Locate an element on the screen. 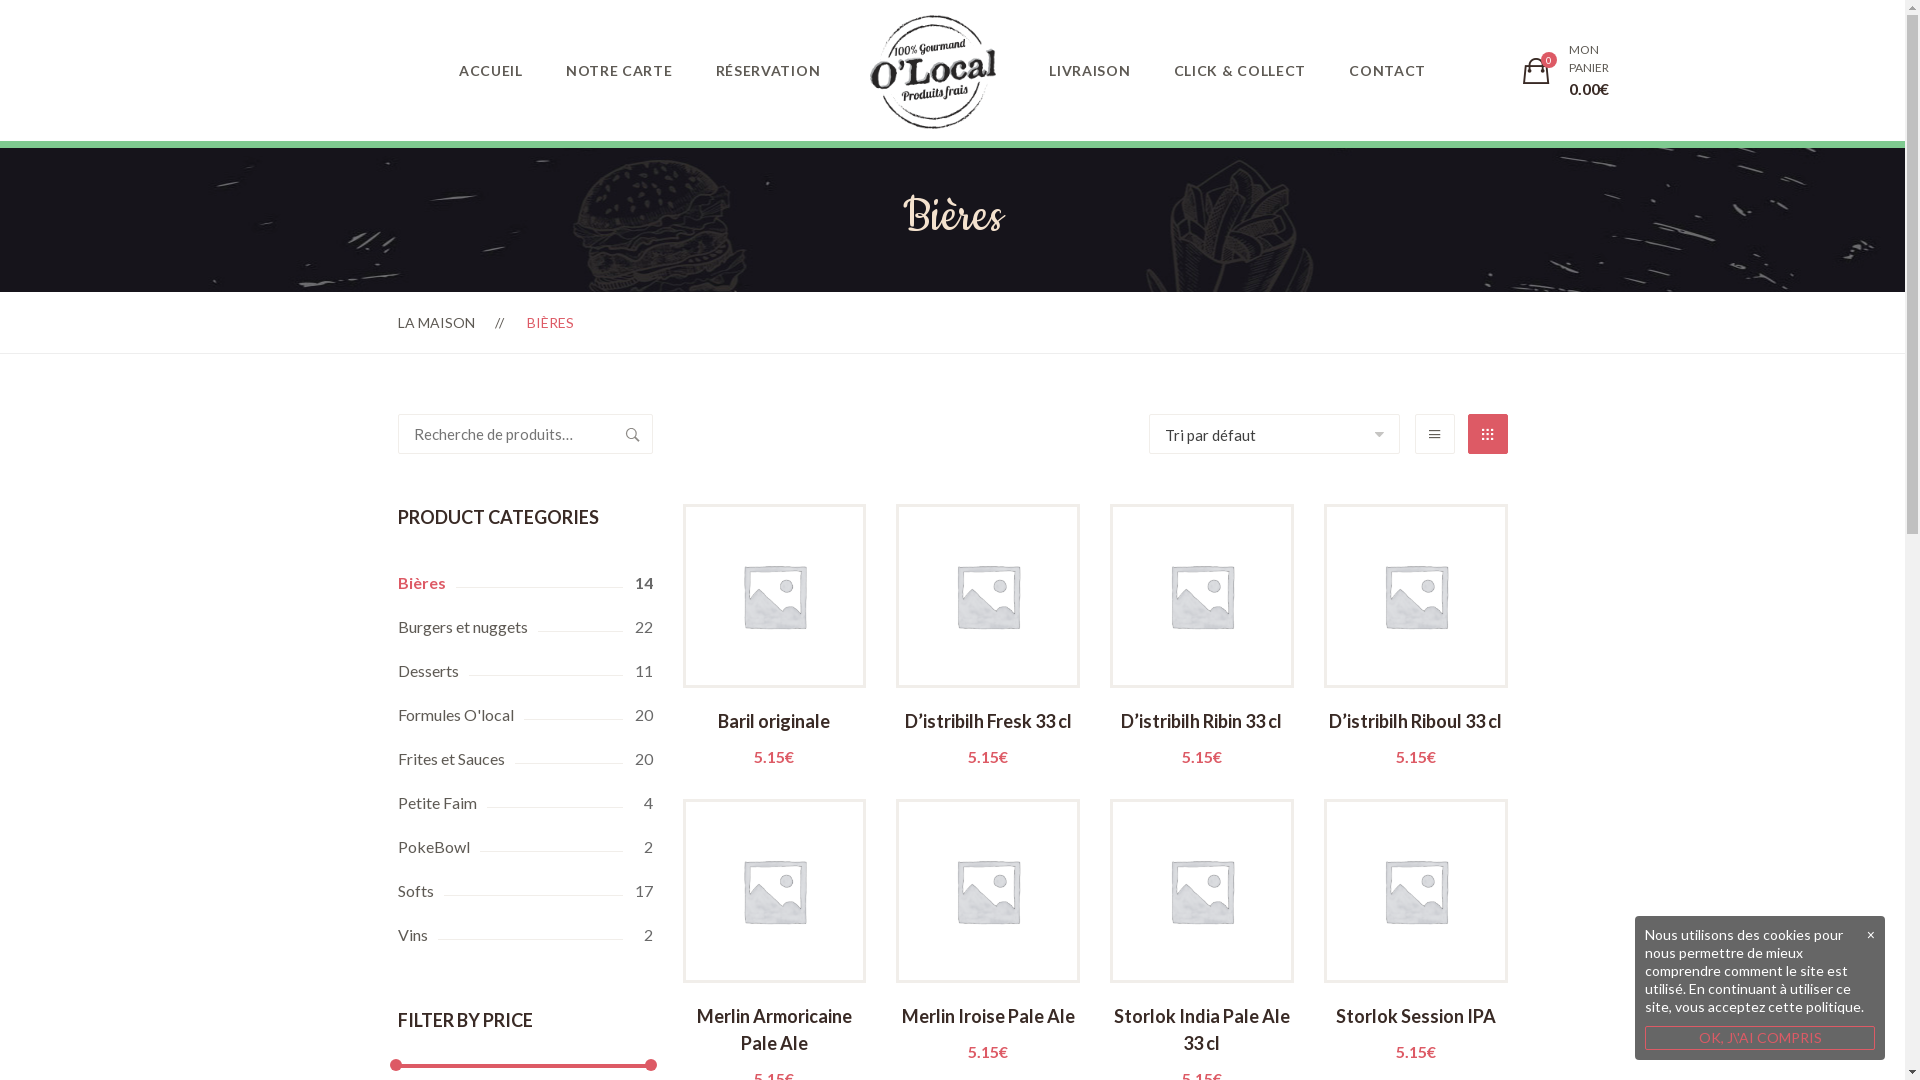  'Vins' is located at coordinates (525, 934).